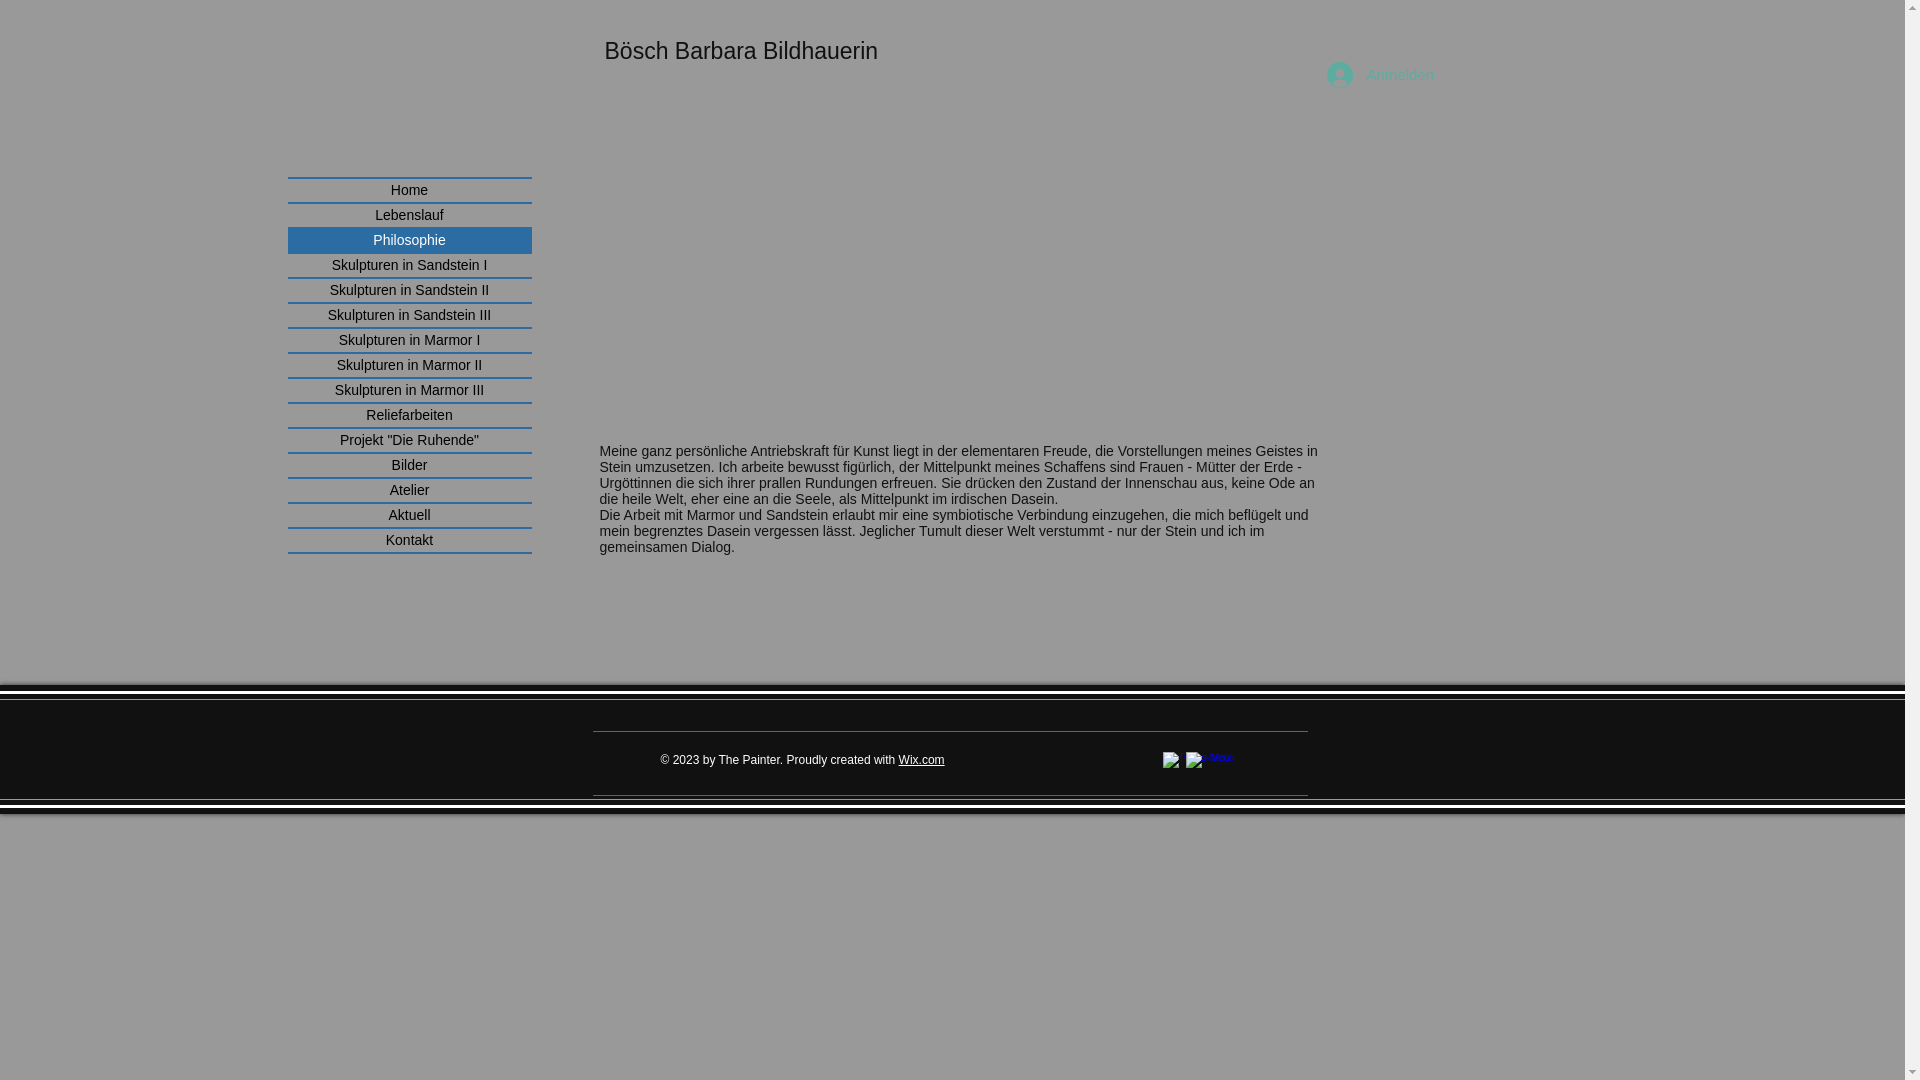 The width and height of the screenshot is (1920, 1080). What do you see at coordinates (408, 414) in the screenshot?
I see `'Reliefarbeiten'` at bounding box center [408, 414].